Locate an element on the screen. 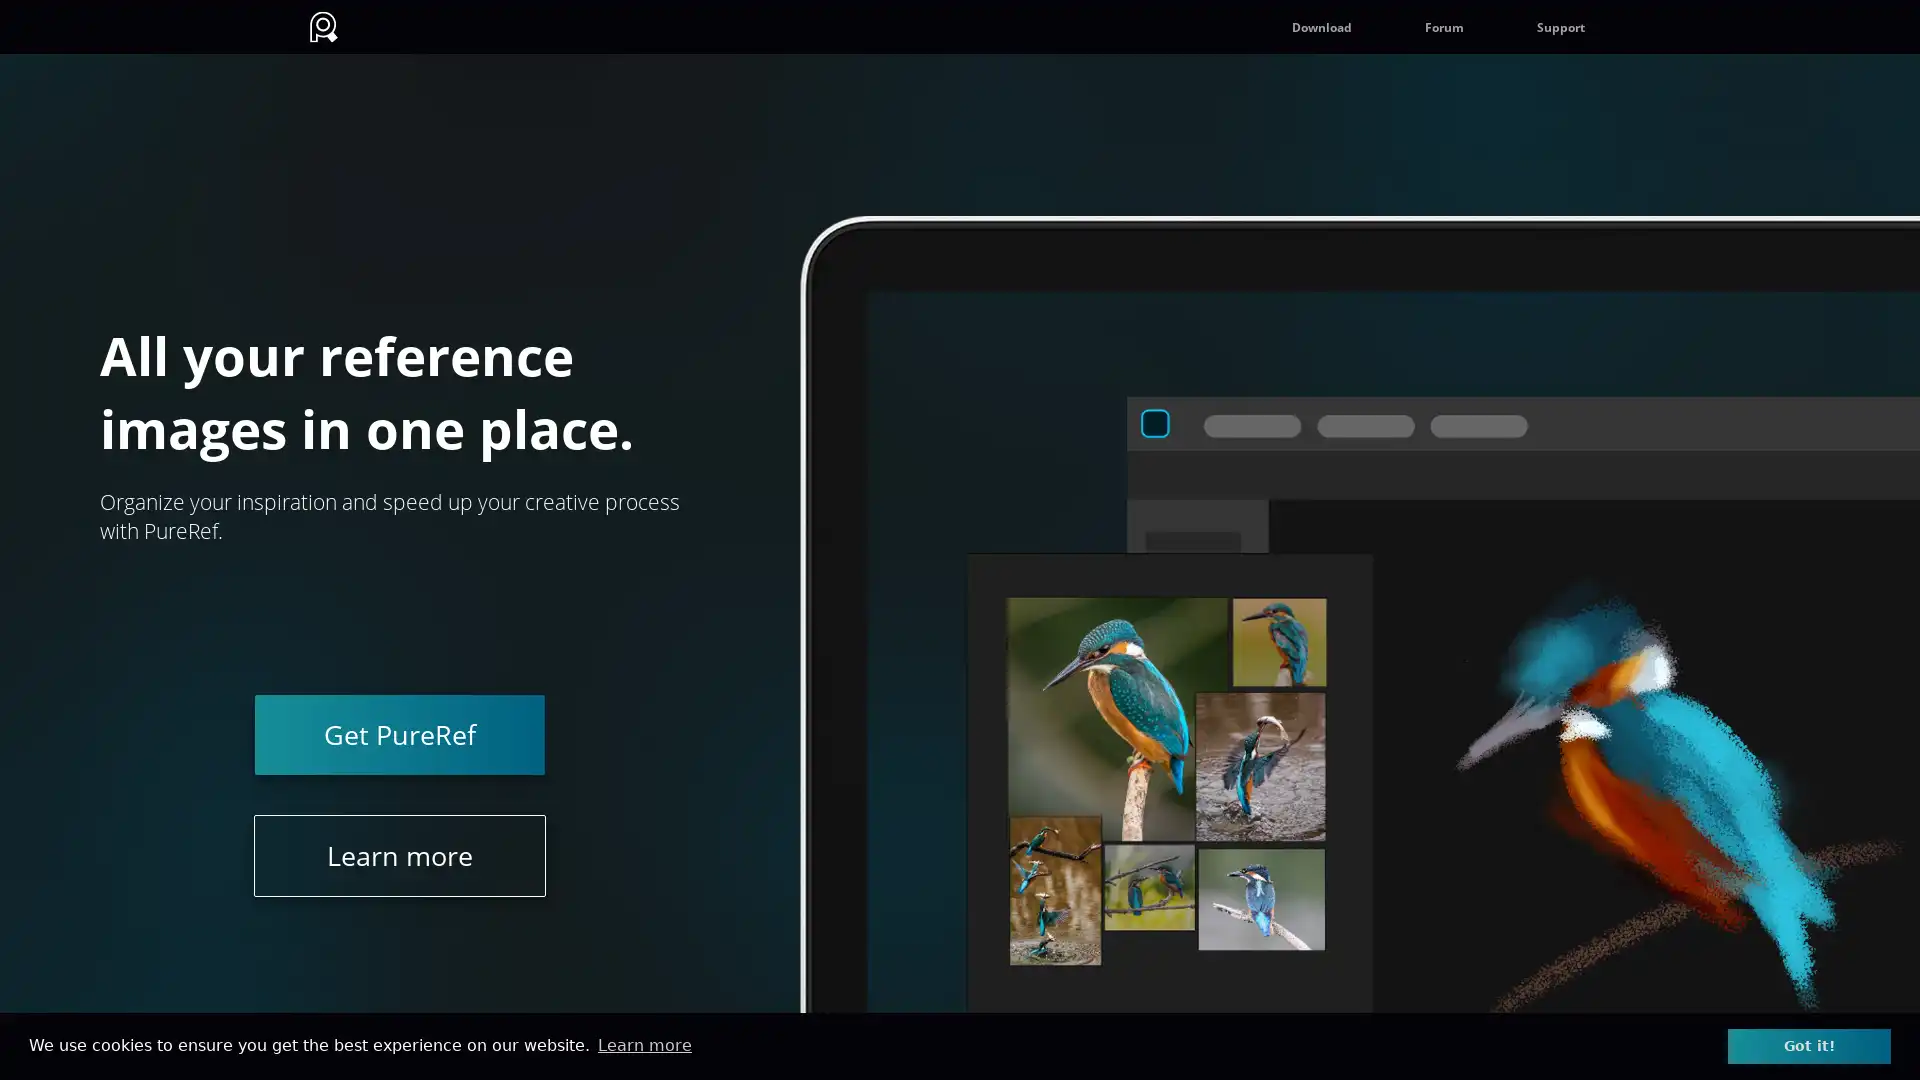 The image size is (1920, 1080). learn more about cookies is located at coordinates (644, 1044).